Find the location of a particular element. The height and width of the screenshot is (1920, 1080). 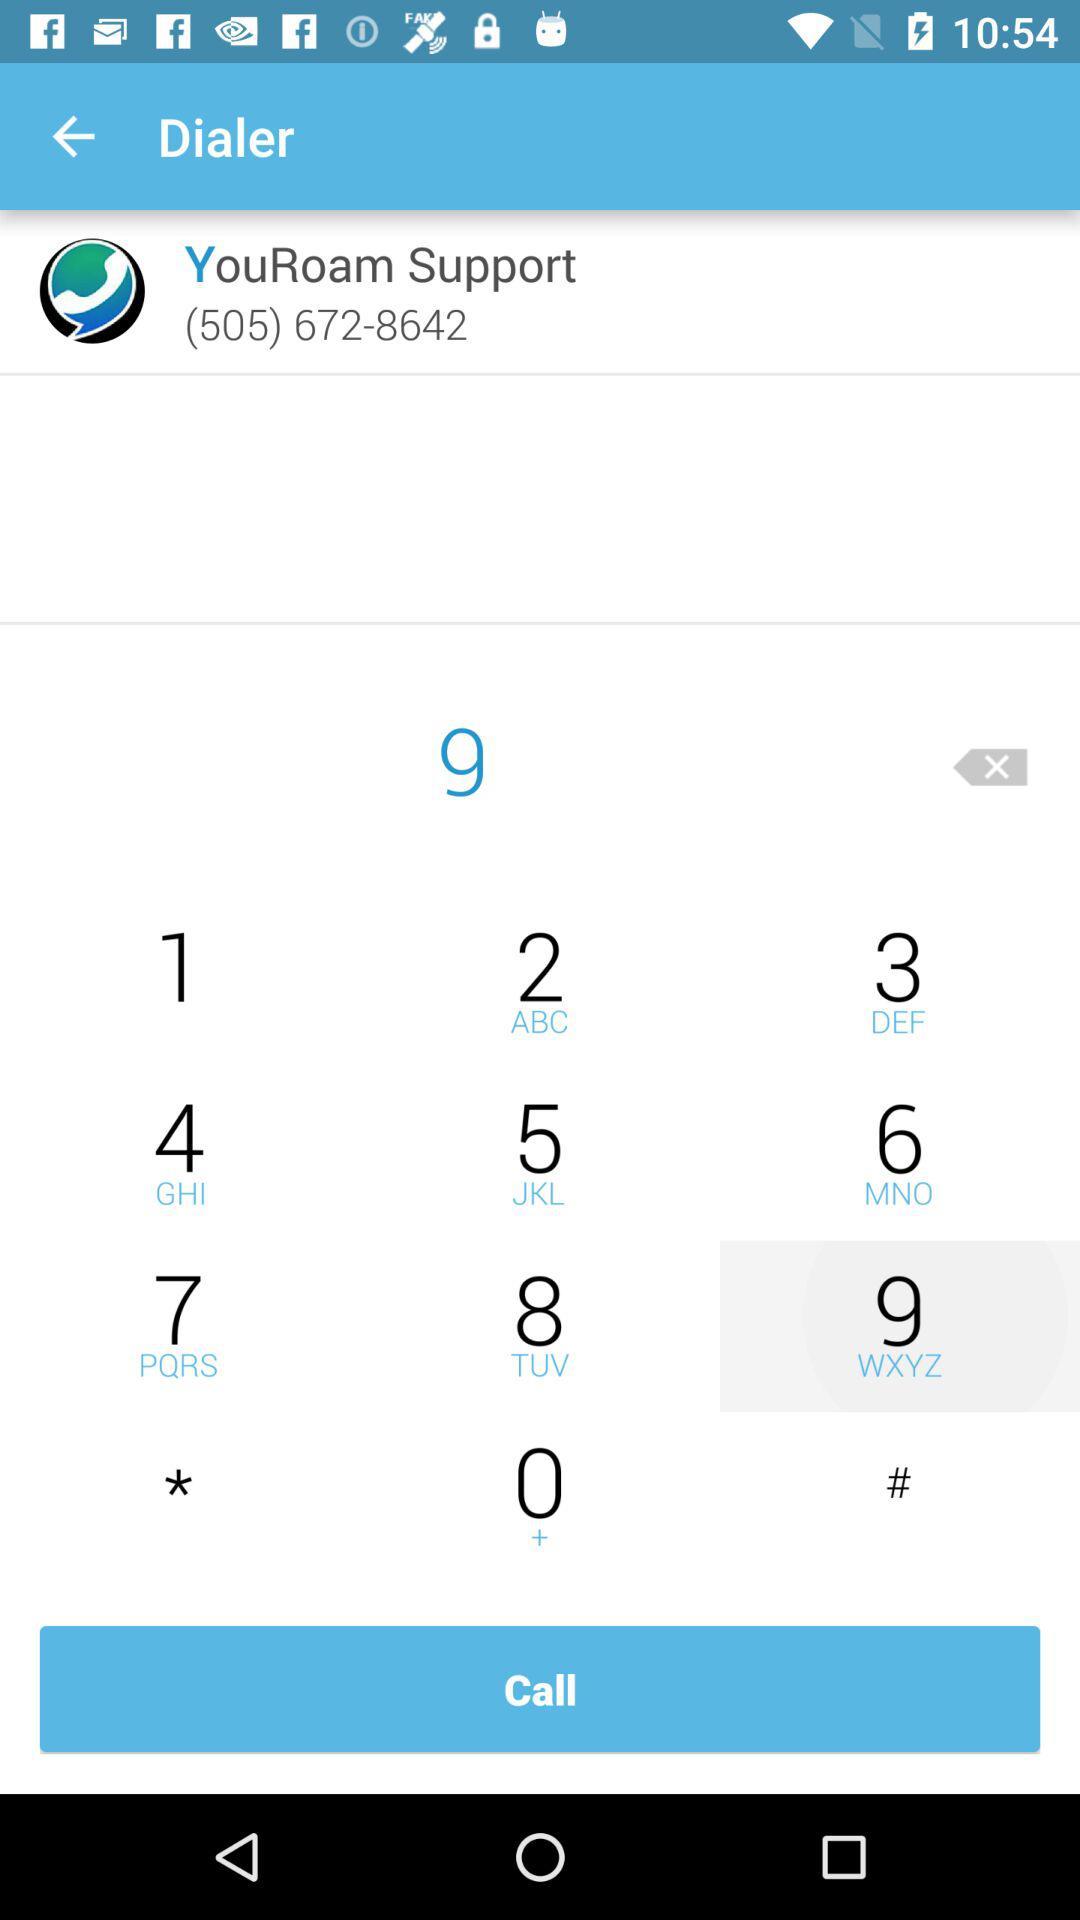

dial star is located at coordinates (180, 1498).